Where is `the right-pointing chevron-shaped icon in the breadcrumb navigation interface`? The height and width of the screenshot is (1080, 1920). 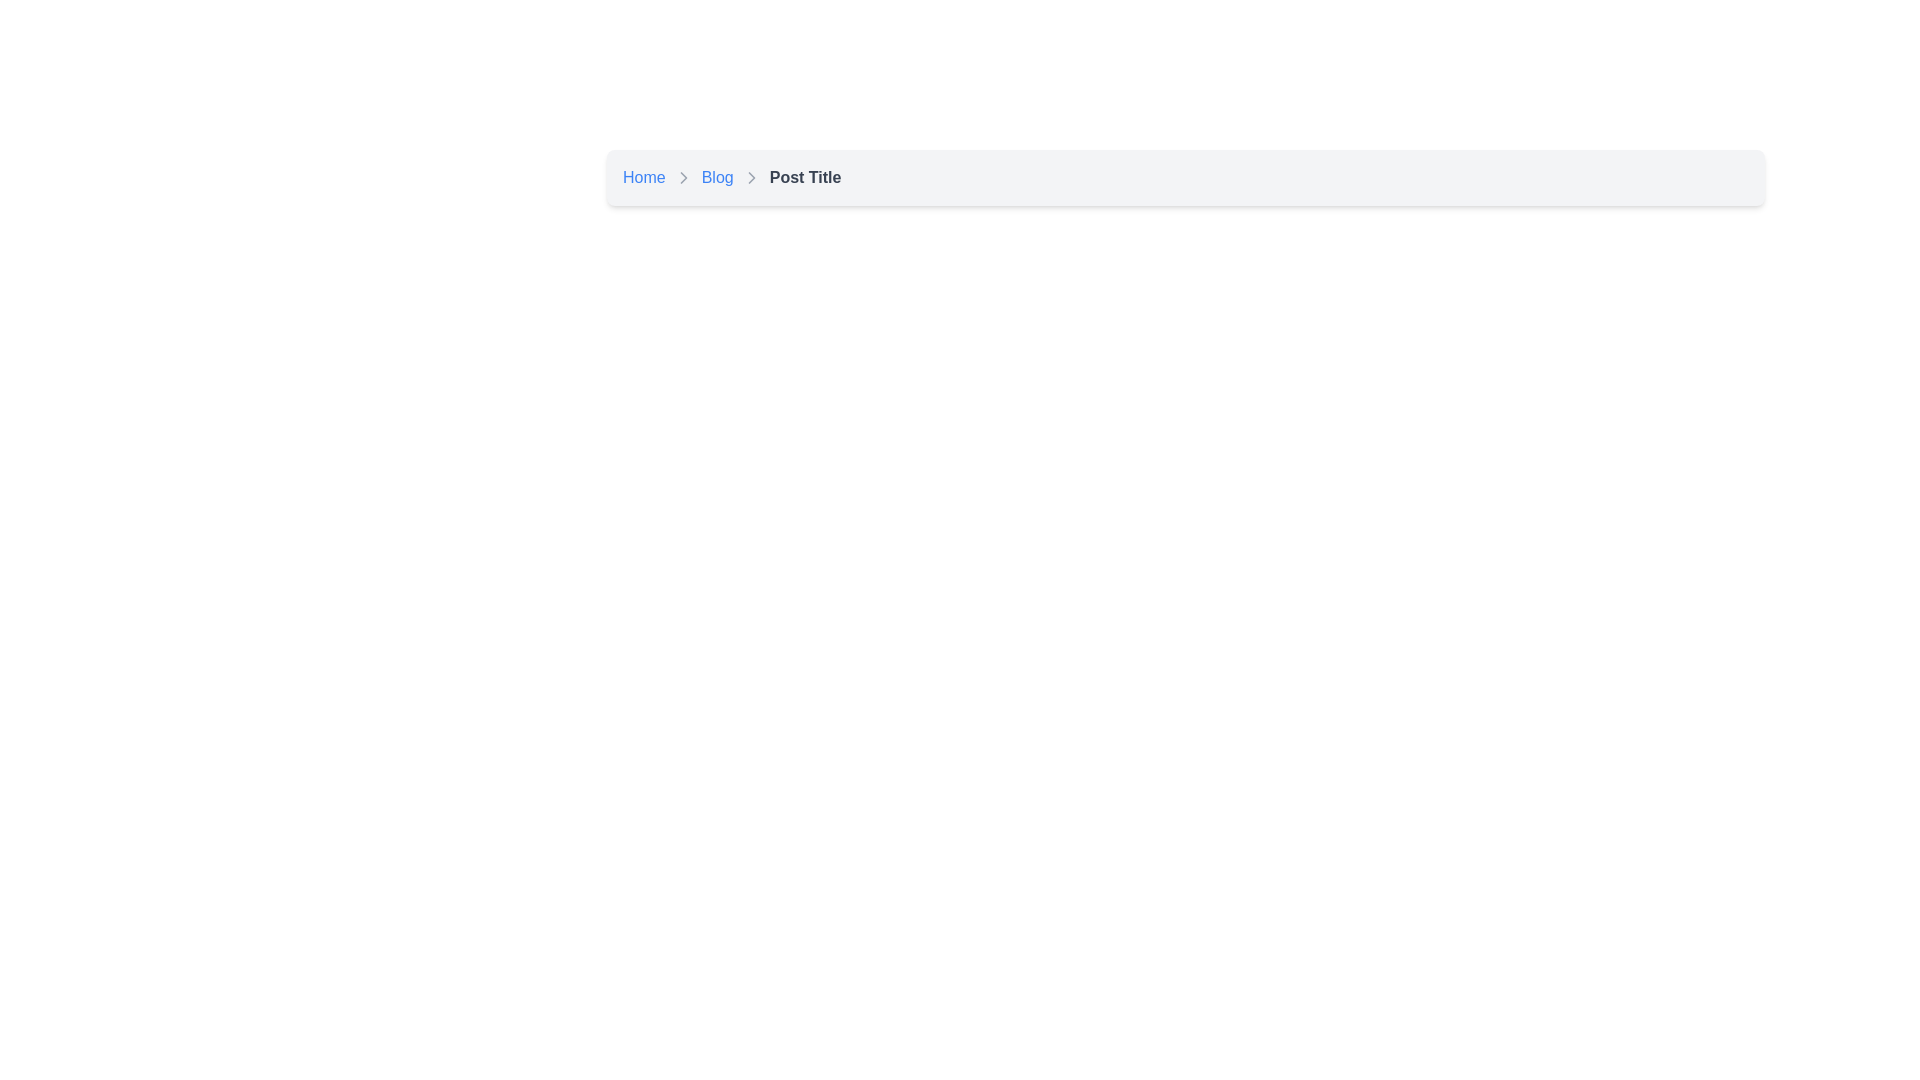
the right-pointing chevron-shaped icon in the breadcrumb navigation interface is located at coordinates (683, 176).